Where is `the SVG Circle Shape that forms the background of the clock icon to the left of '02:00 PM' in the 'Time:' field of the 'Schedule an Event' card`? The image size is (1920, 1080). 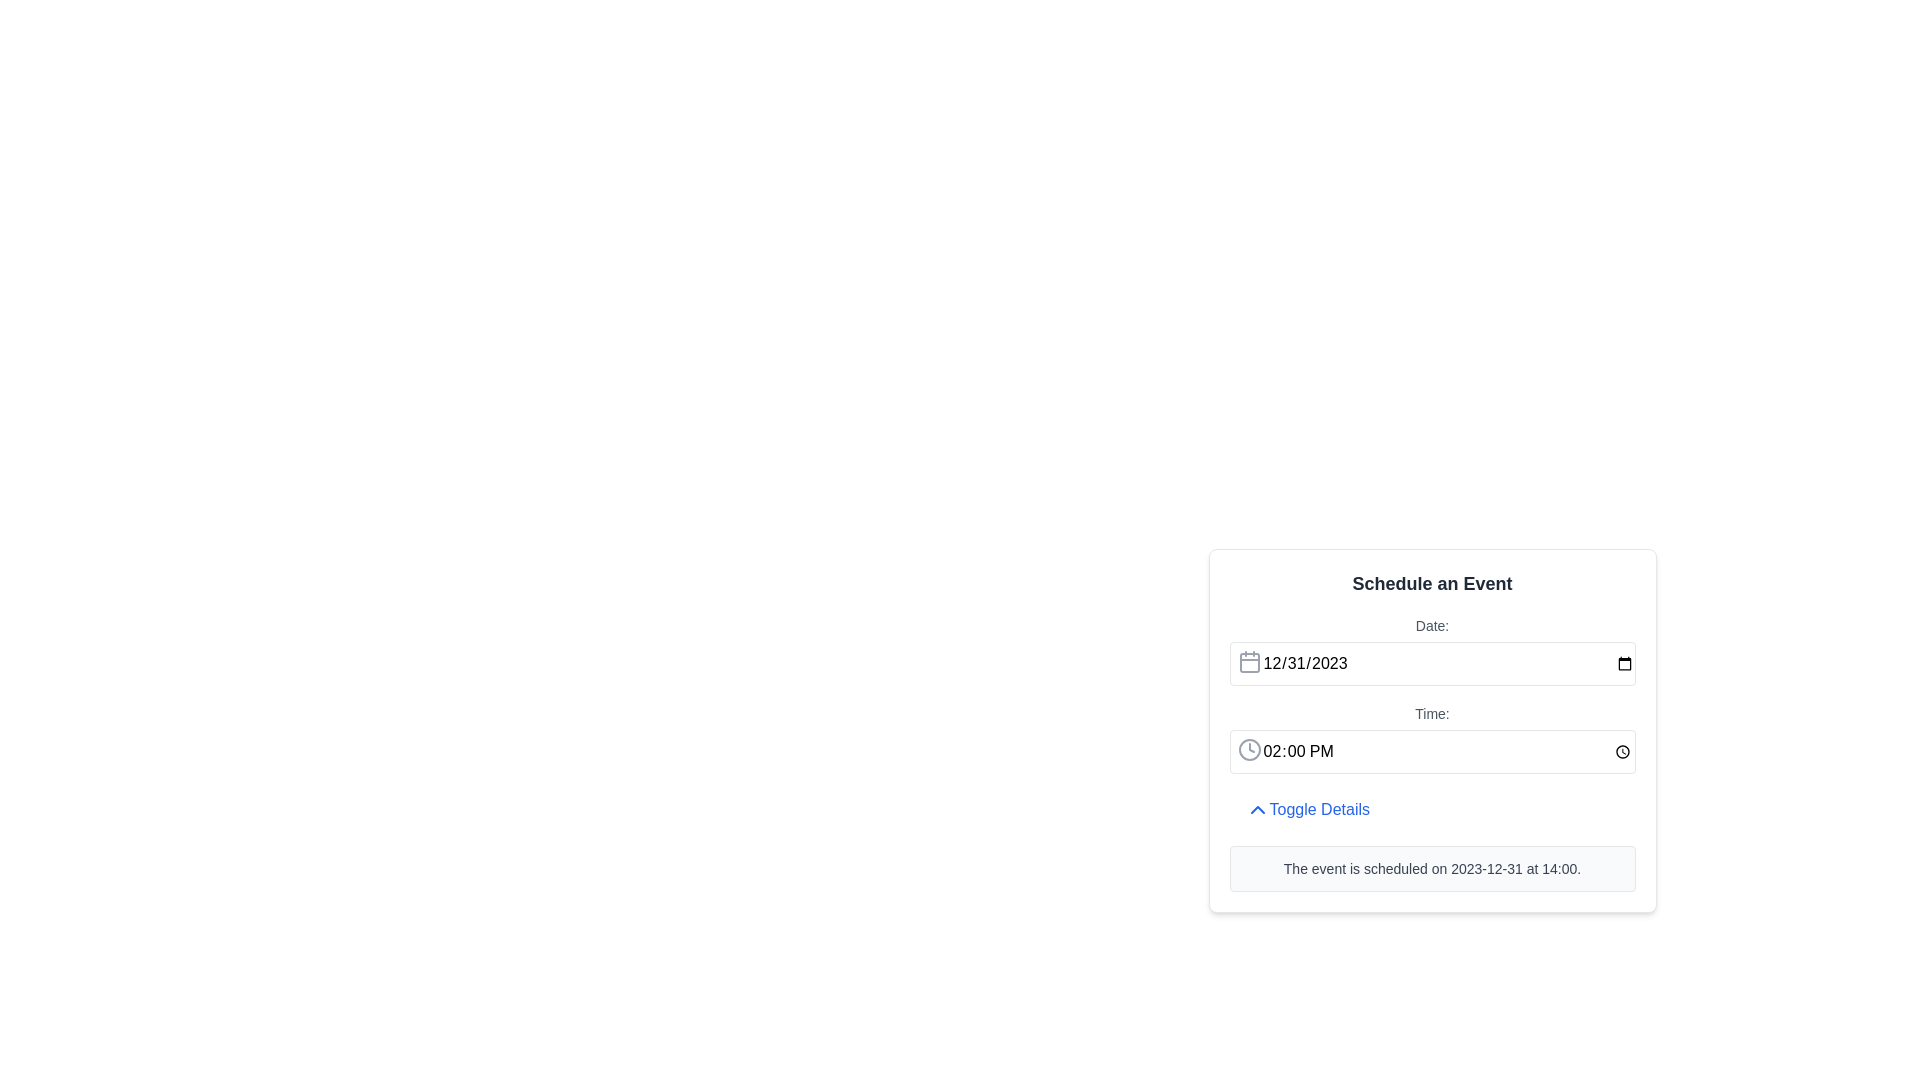 the SVG Circle Shape that forms the background of the clock icon to the left of '02:00 PM' in the 'Time:' field of the 'Schedule an Event' card is located at coordinates (1248, 749).